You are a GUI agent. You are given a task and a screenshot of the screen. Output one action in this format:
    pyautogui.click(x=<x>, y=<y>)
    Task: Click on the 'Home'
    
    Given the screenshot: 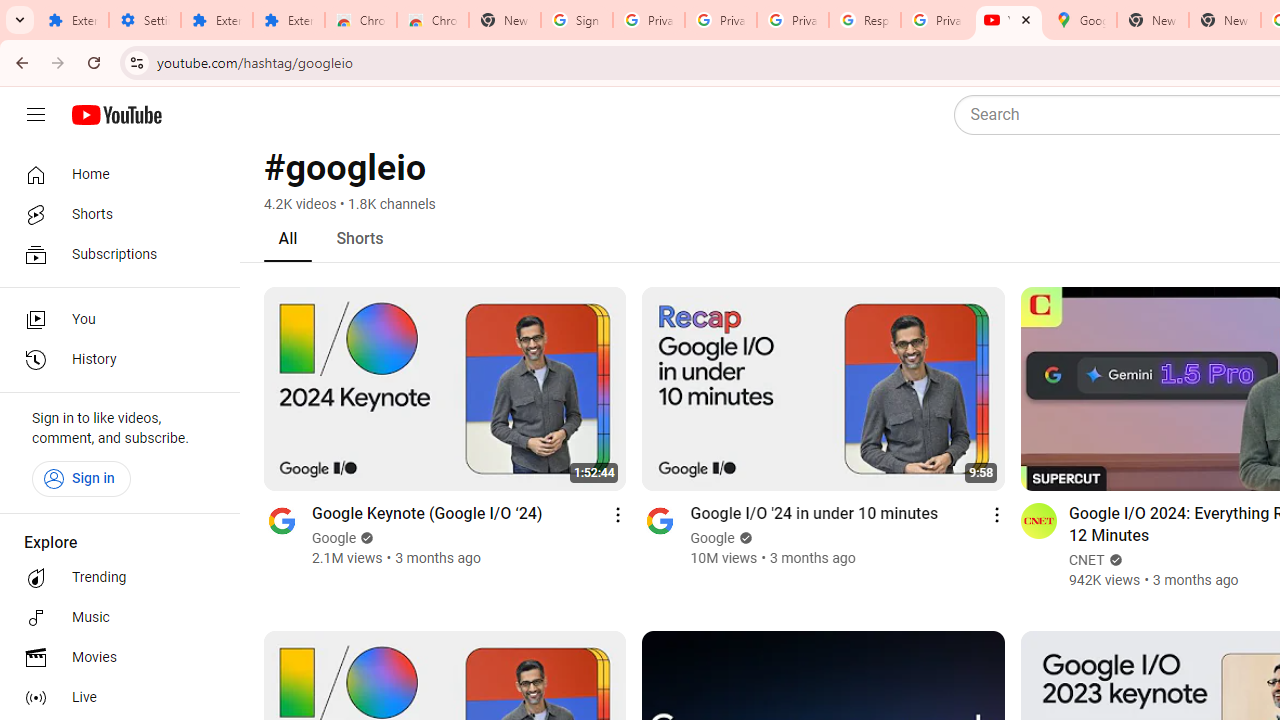 What is the action you would take?
    pyautogui.click(x=112, y=173)
    